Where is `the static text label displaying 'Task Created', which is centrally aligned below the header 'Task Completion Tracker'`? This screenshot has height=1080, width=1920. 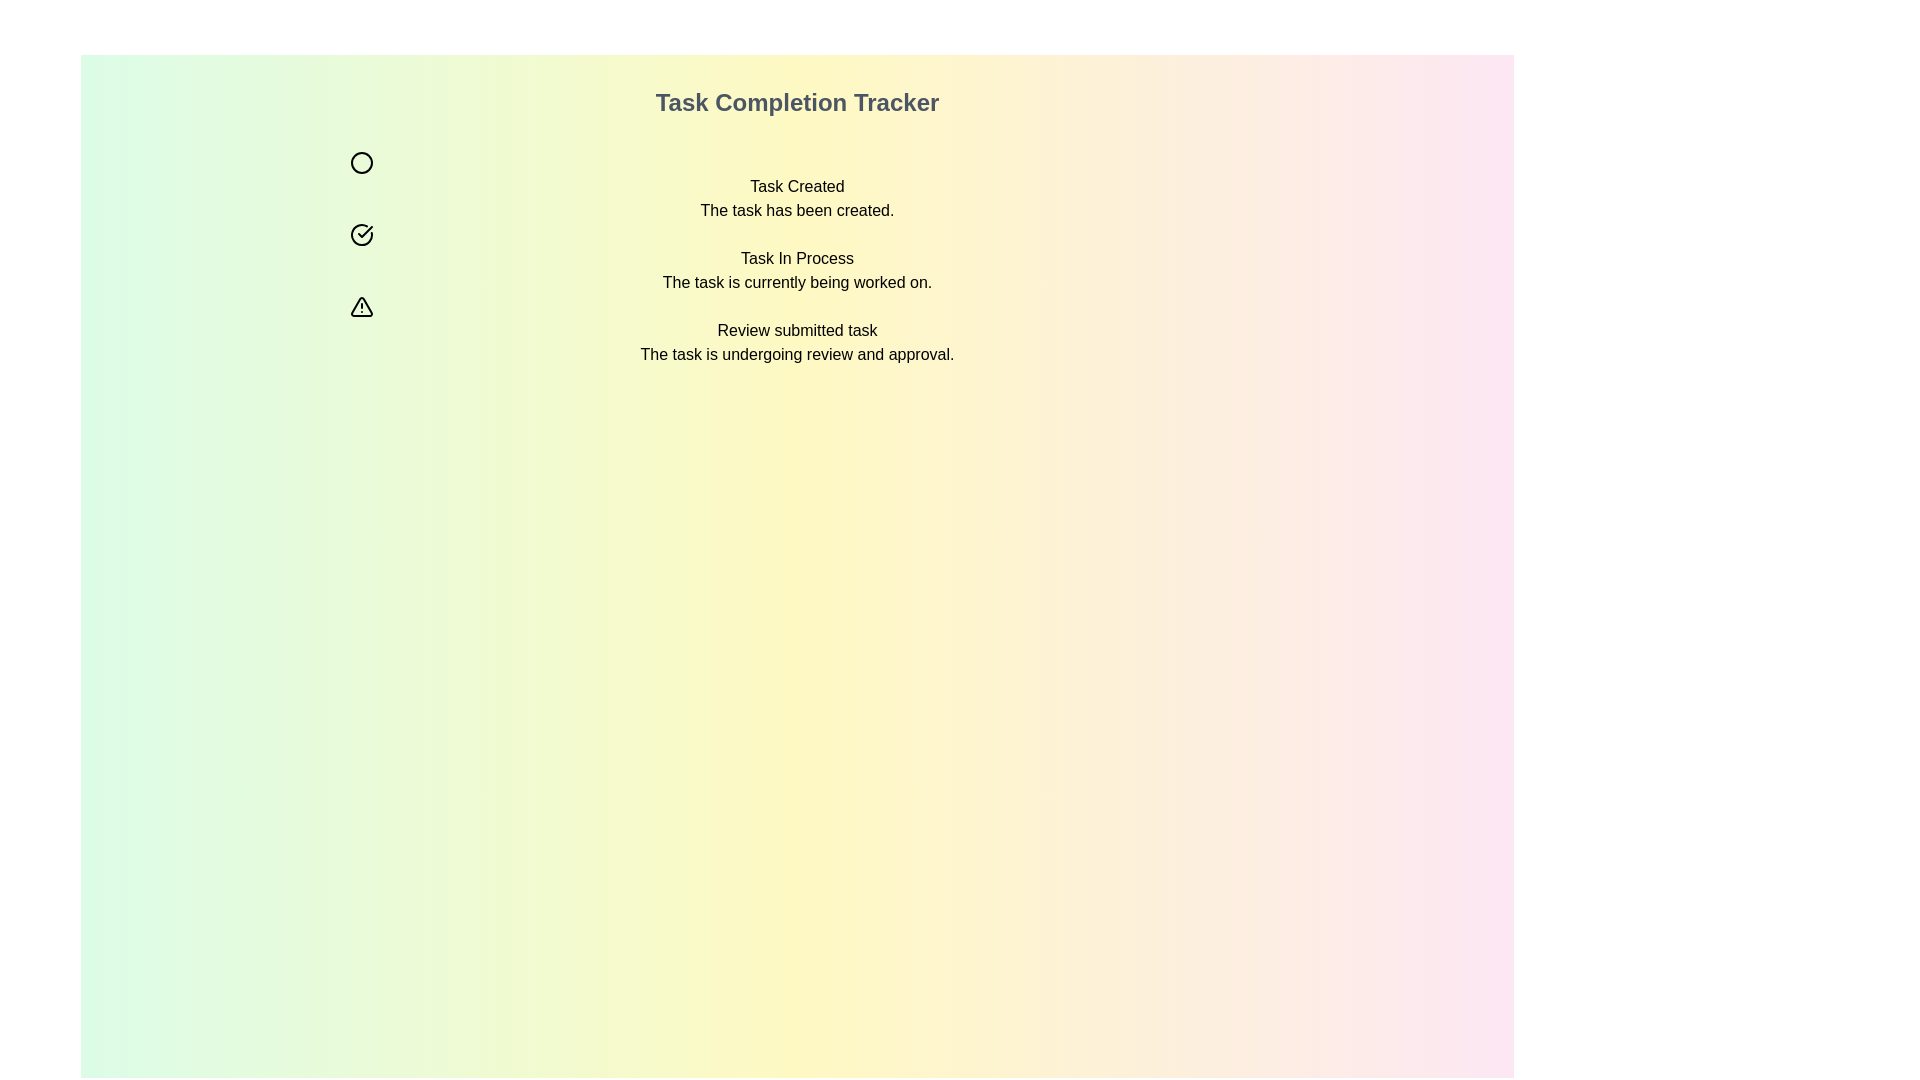
the static text label displaying 'Task Created', which is centrally aligned below the header 'Task Completion Tracker' is located at coordinates (796, 186).